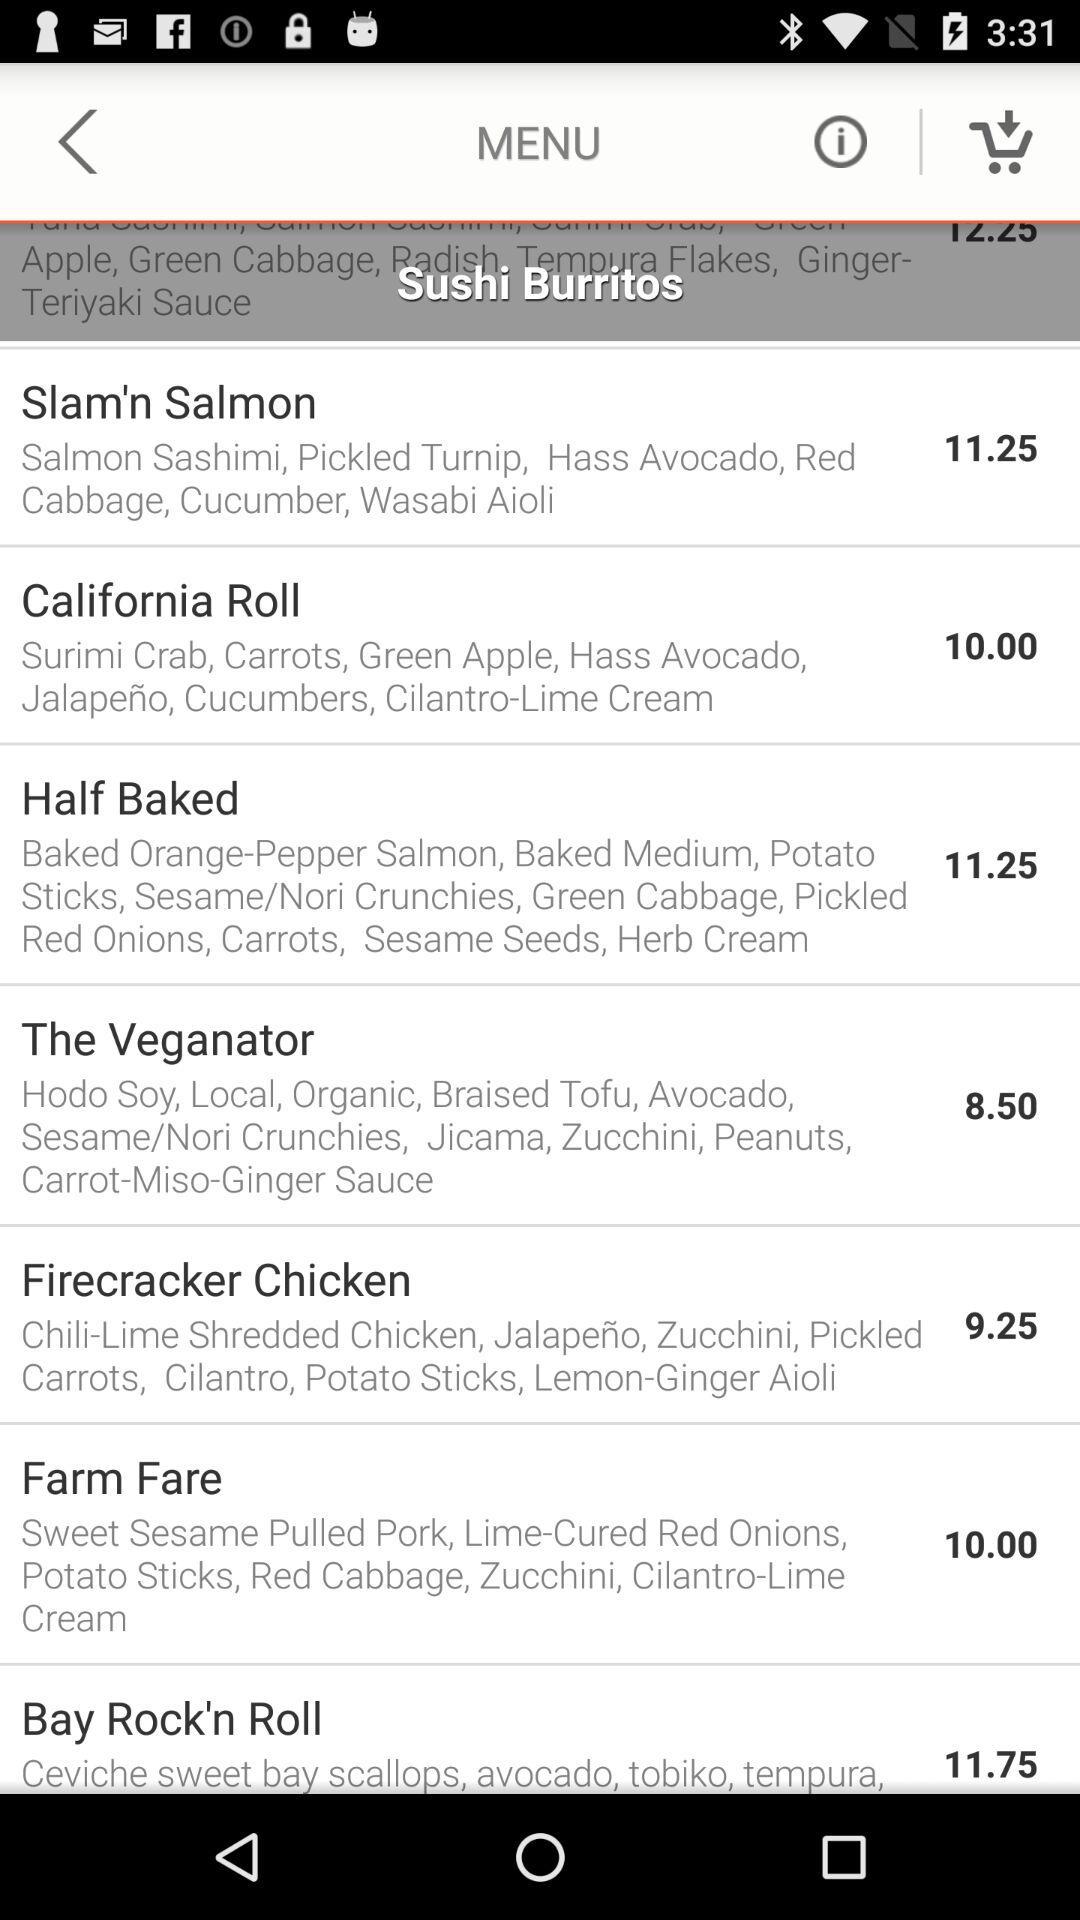 Image resolution: width=1080 pixels, height=1920 pixels. What do you see at coordinates (482, 1135) in the screenshot?
I see `the item next to 8.50 app` at bounding box center [482, 1135].